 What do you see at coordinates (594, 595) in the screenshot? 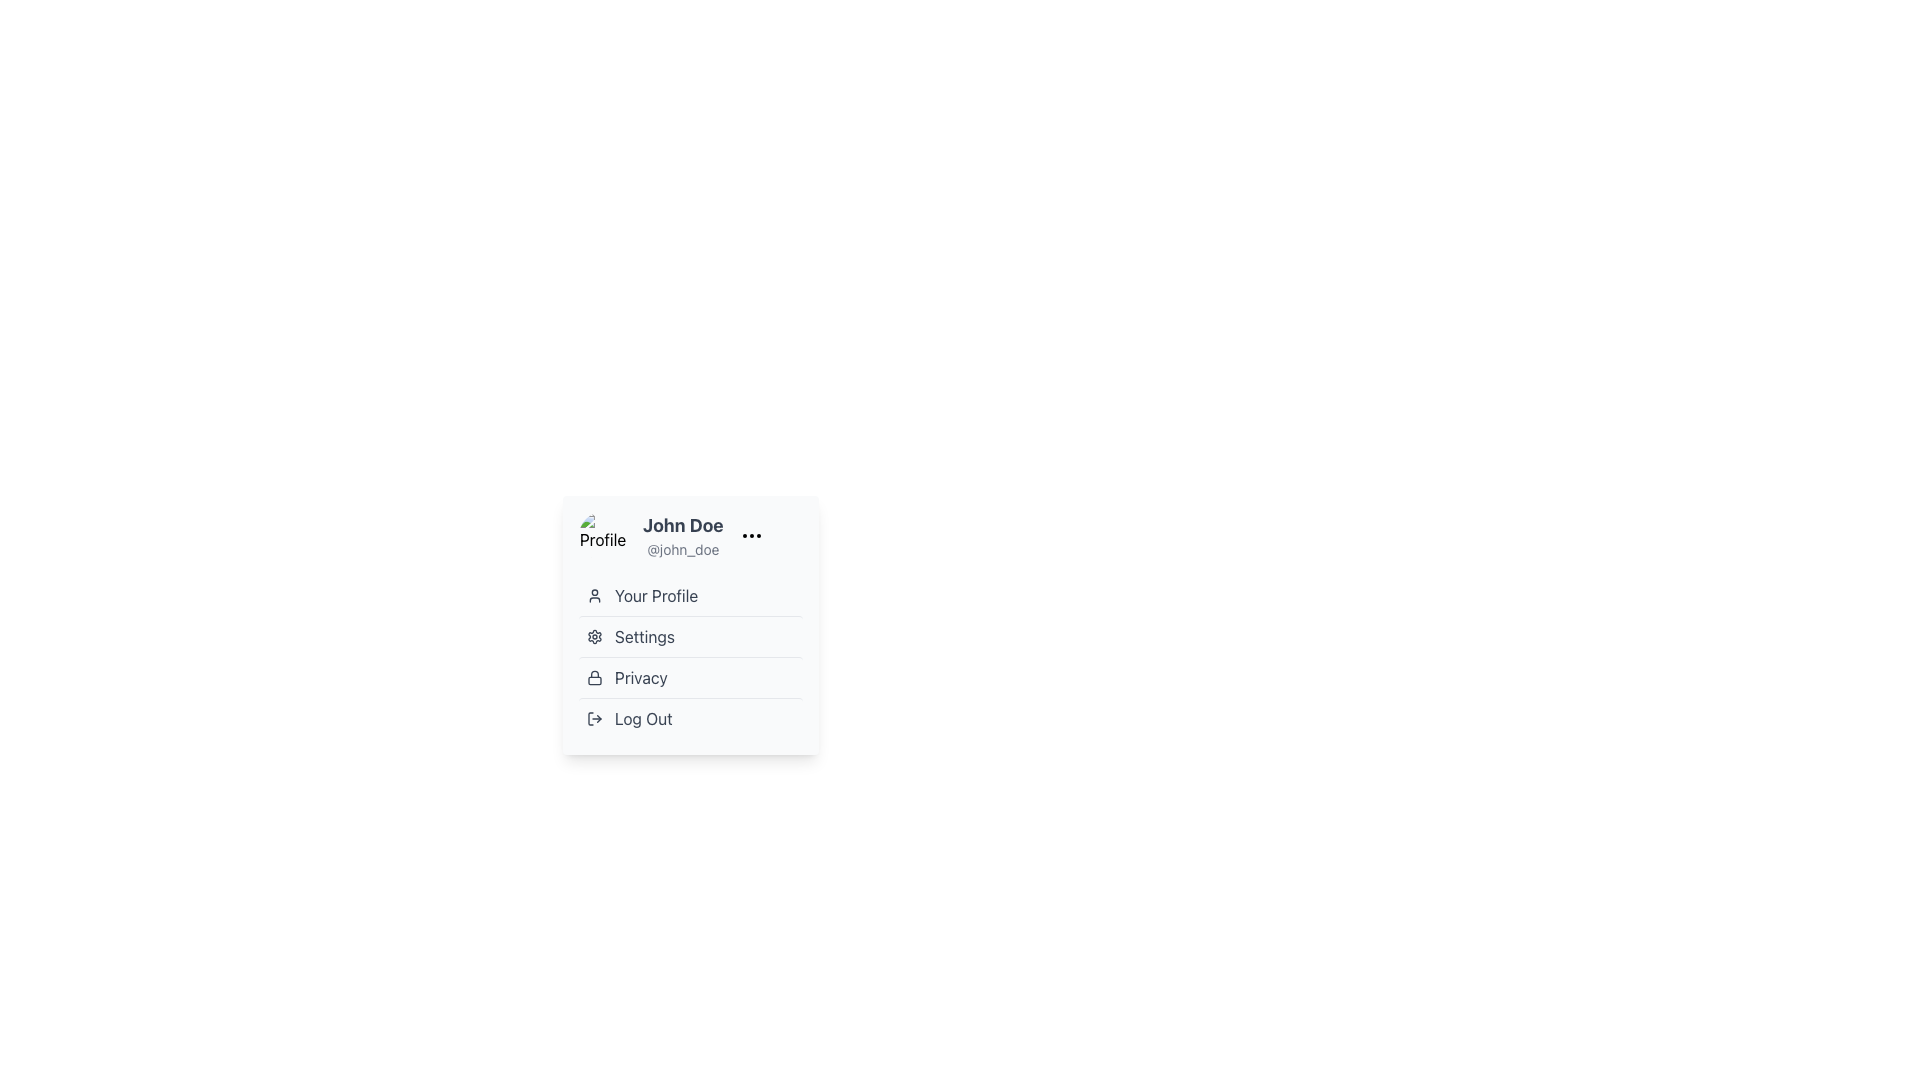
I see `the 'Your Profile' icon, which is a visual representation located in the top-left portion of the corresponding menu item, aiding user navigation` at bounding box center [594, 595].